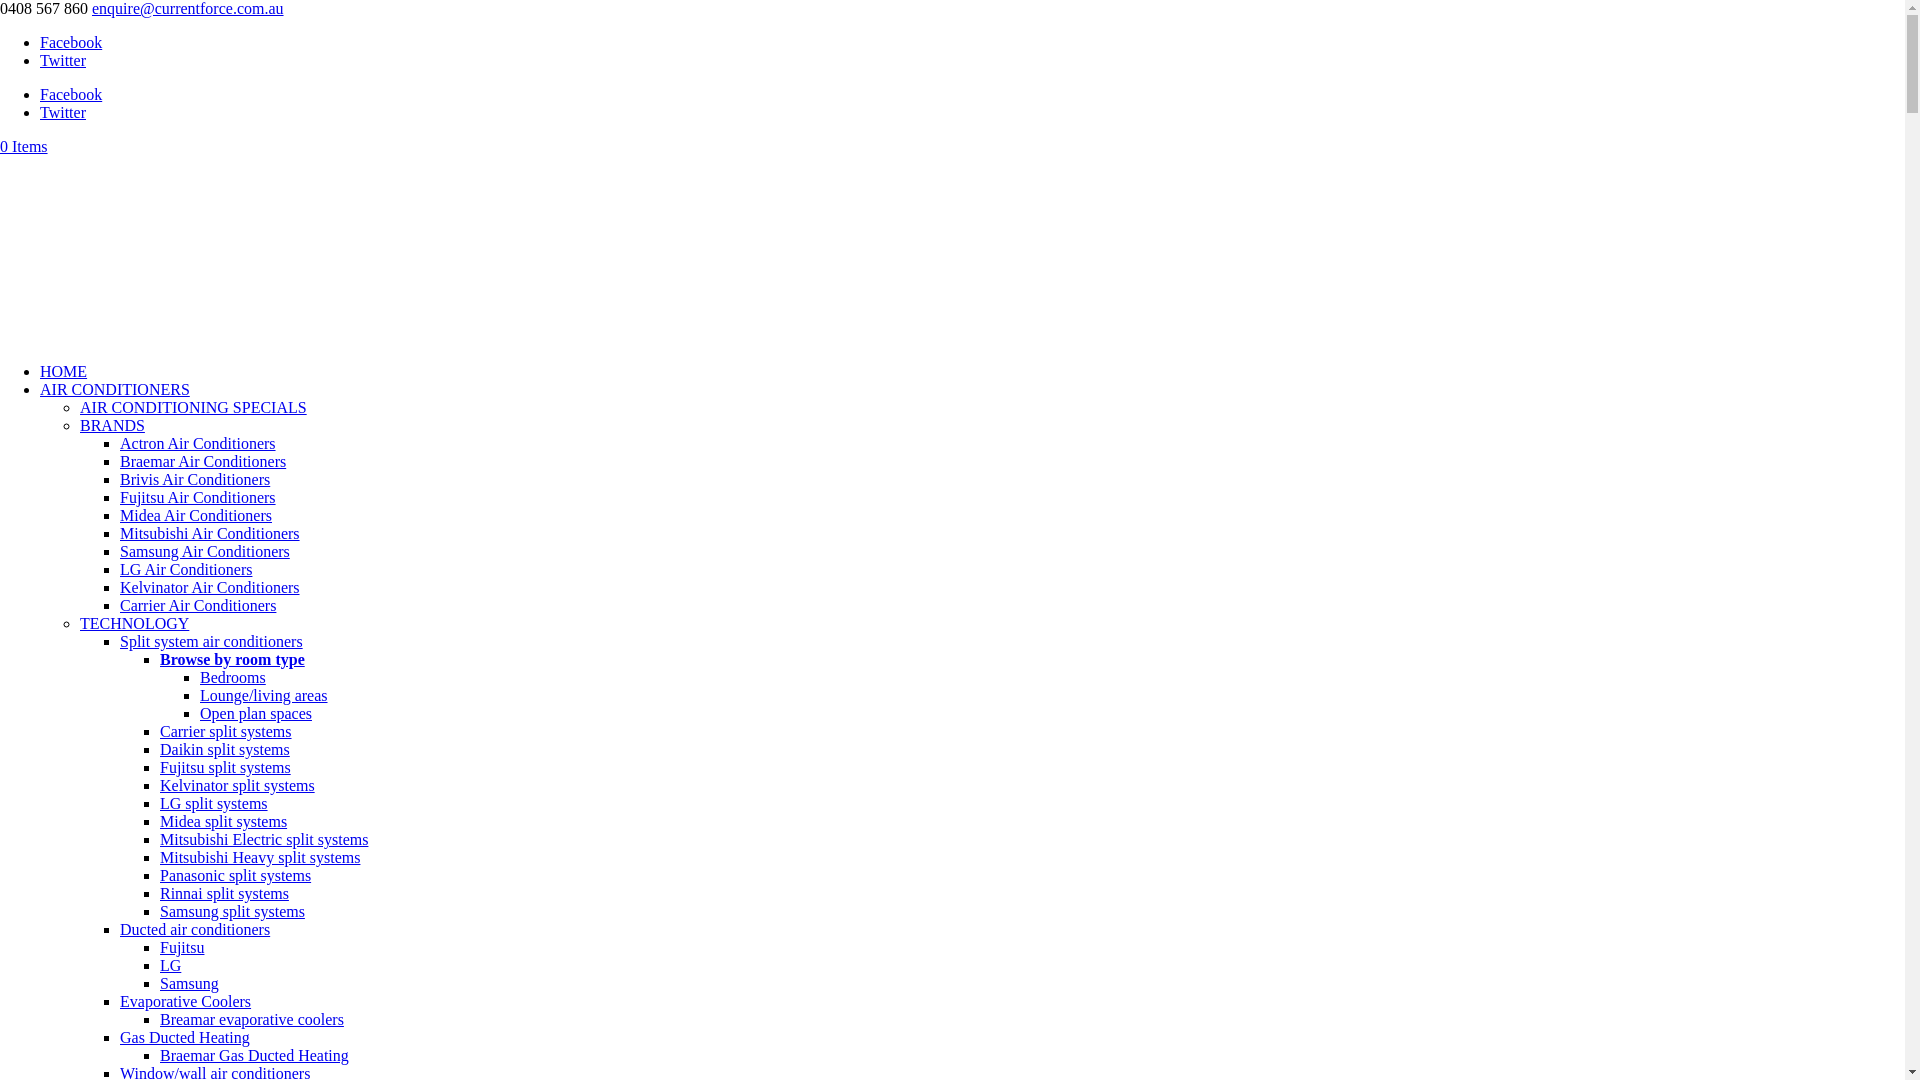 The image size is (1920, 1080). Describe the element at coordinates (189, 982) in the screenshot. I see `'Samsung'` at that location.